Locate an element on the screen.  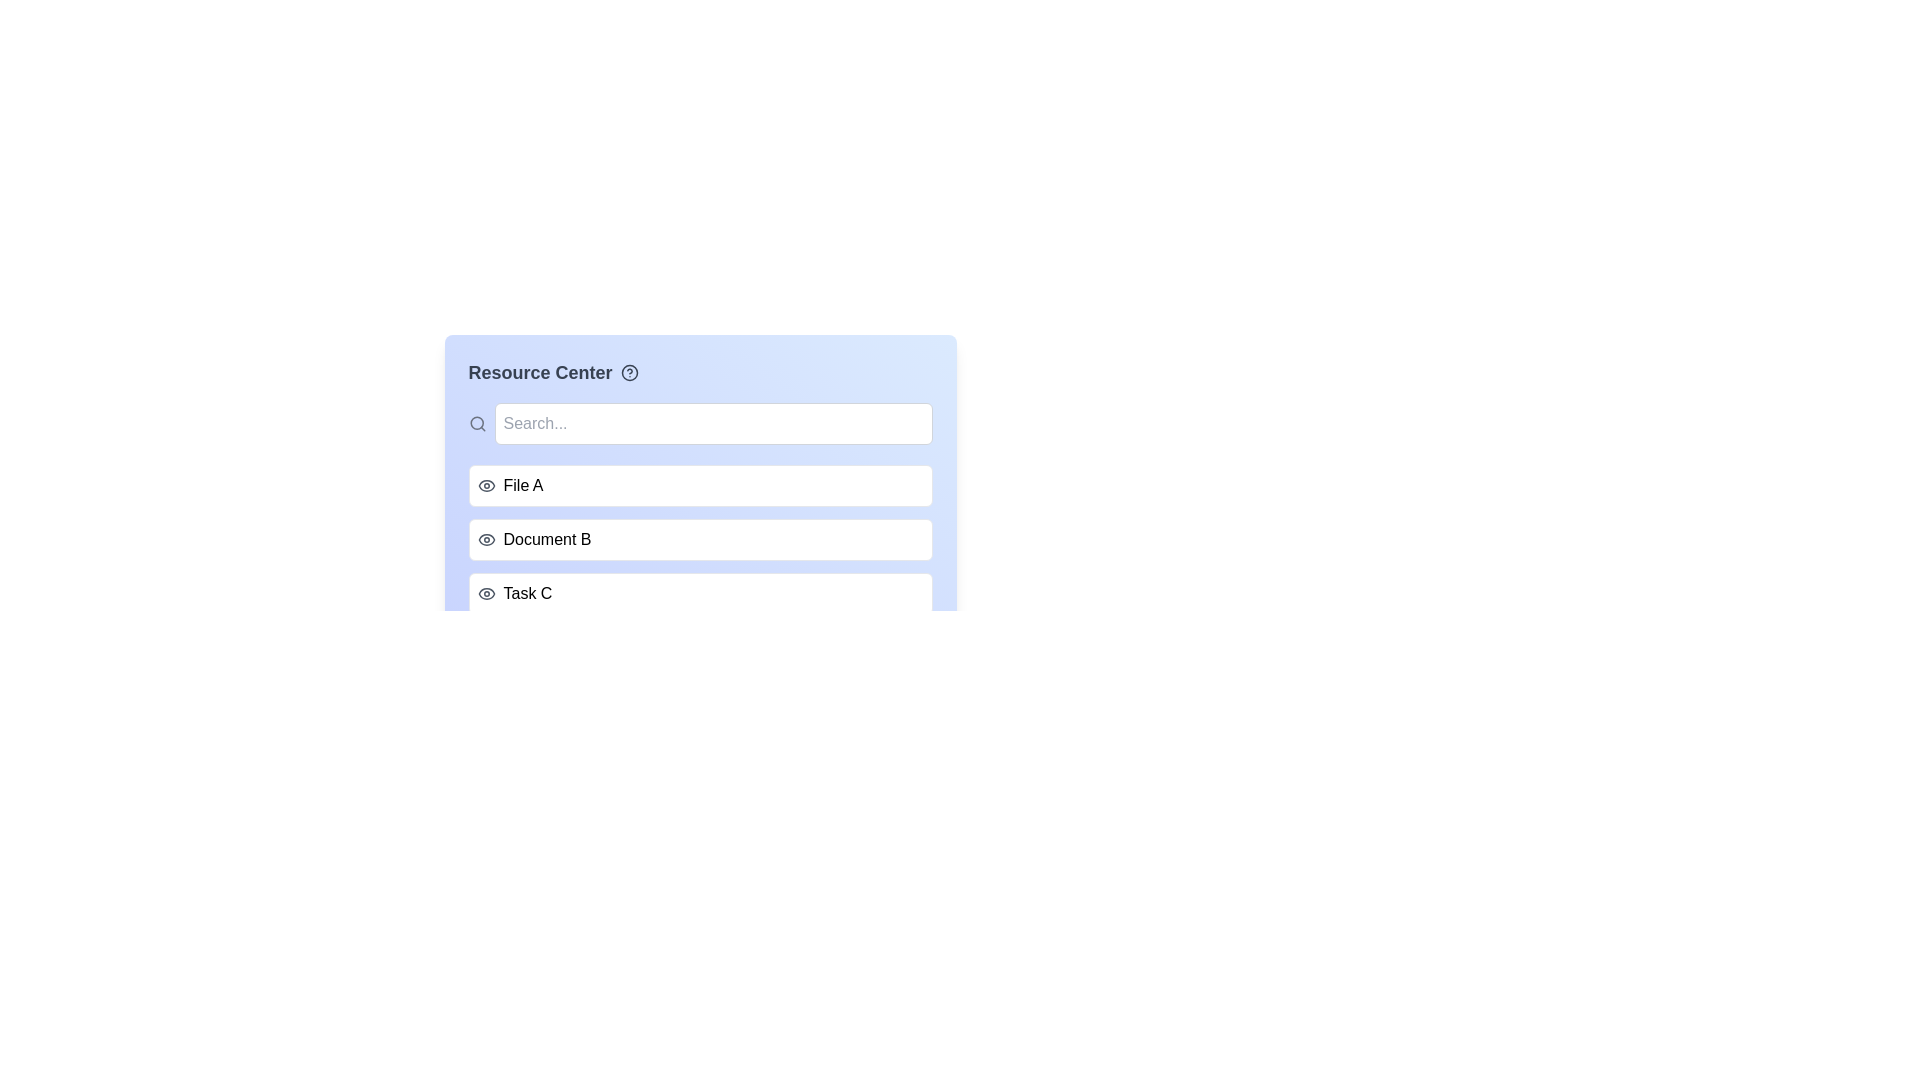
the text label displaying 'Task C', which is positioned to the right of an eye icon within the selectable item group under the 'Resource Center' header is located at coordinates (528, 593).